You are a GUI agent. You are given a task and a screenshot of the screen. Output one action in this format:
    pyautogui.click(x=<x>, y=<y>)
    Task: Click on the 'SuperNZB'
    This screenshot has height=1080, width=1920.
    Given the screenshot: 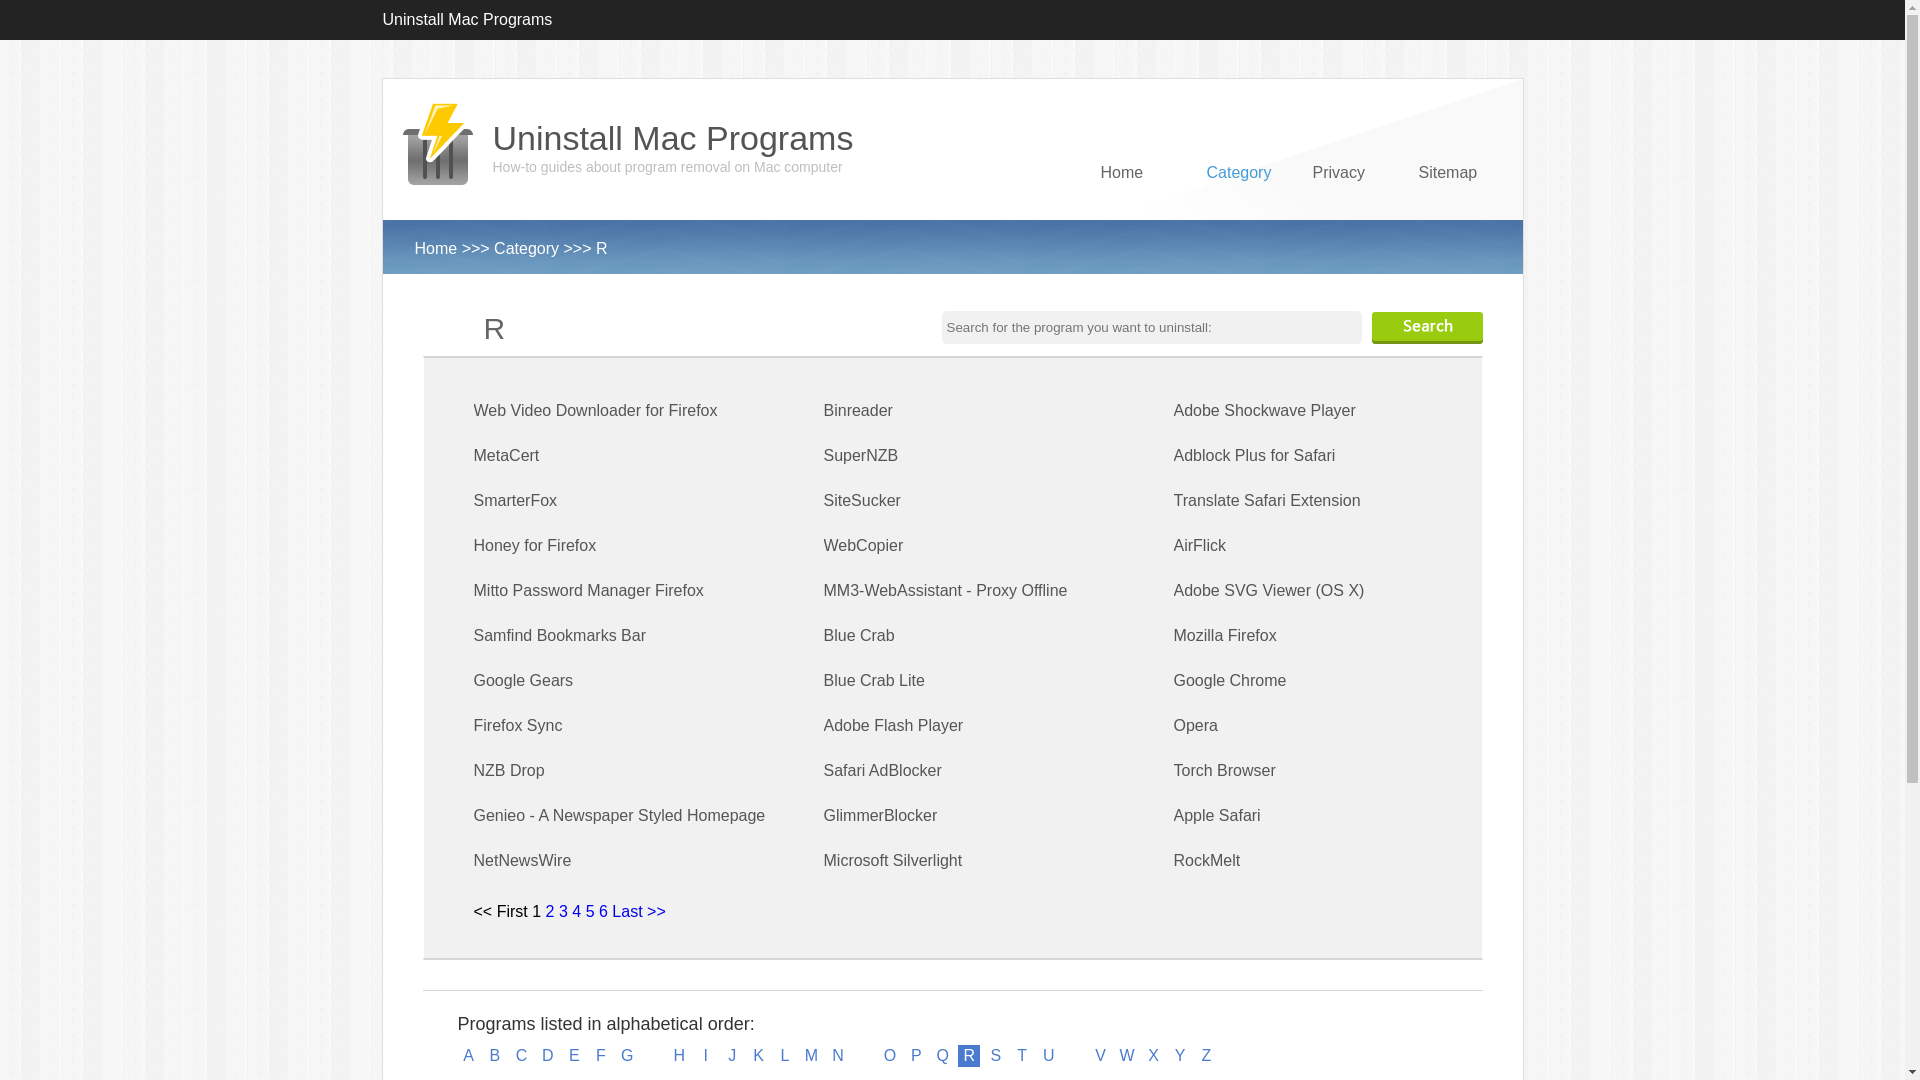 What is the action you would take?
    pyautogui.click(x=861, y=455)
    